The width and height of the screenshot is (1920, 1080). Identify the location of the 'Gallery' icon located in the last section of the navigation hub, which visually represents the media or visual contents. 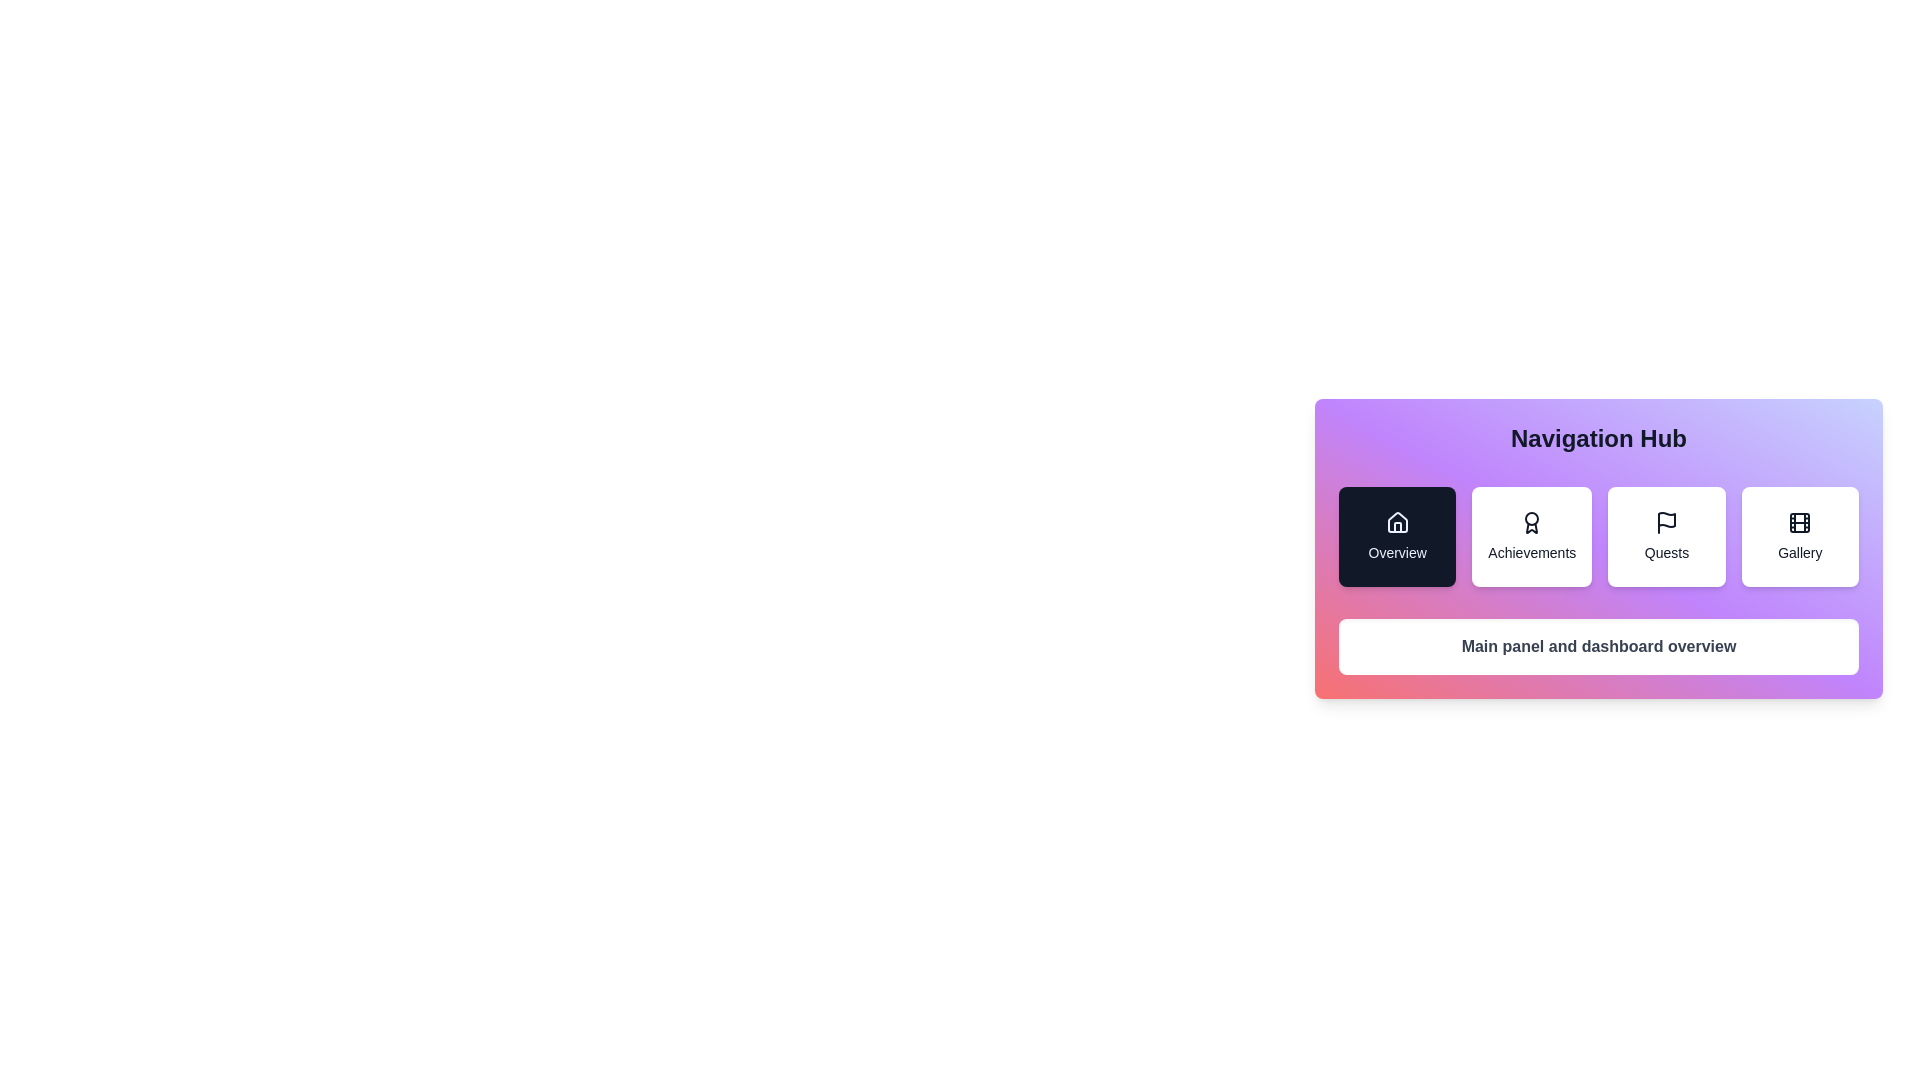
(1800, 522).